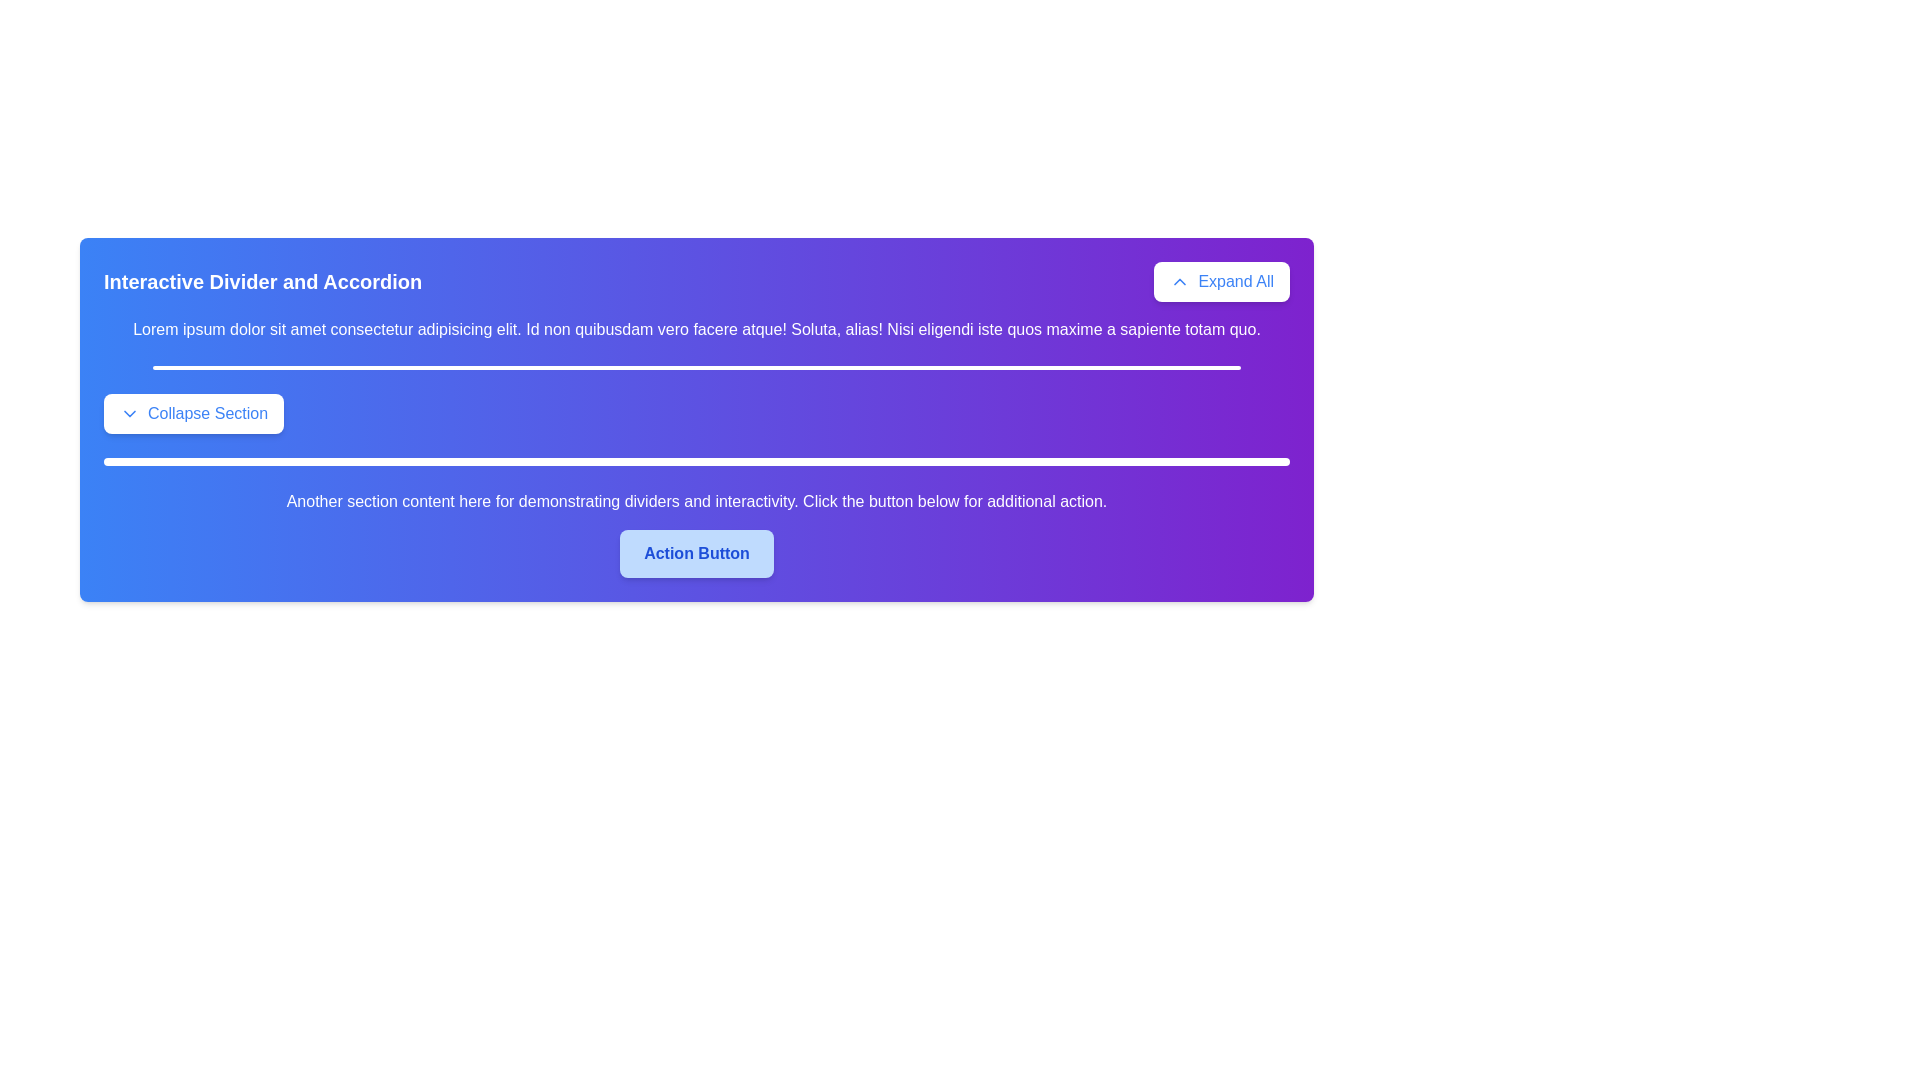  Describe the element at coordinates (1221, 281) in the screenshot. I see `the button in the top-right corner of the purple box, which expands all collapsible sections in the interface` at that location.